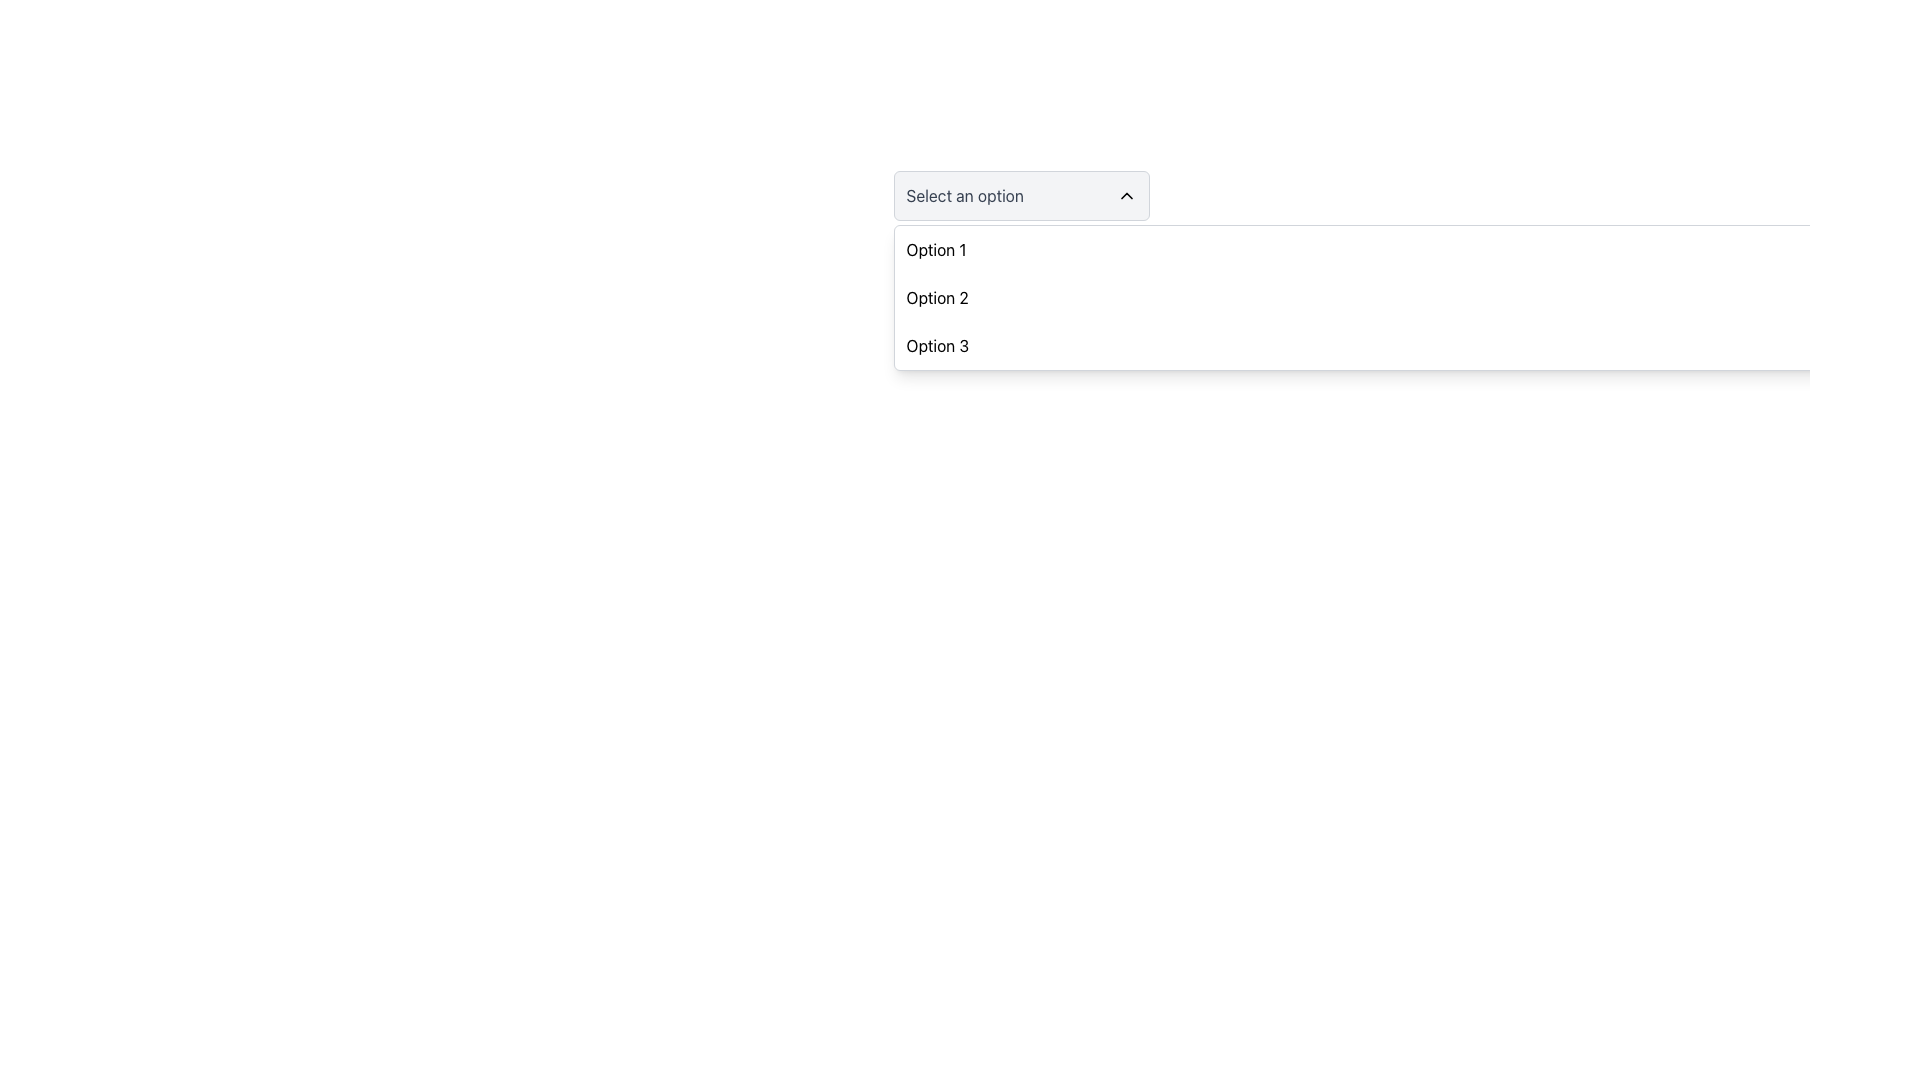 This screenshot has width=1920, height=1080. What do you see at coordinates (935, 249) in the screenshot?
I see `the first selectable item in the dropdown menu` at bounding box center [935, 249].